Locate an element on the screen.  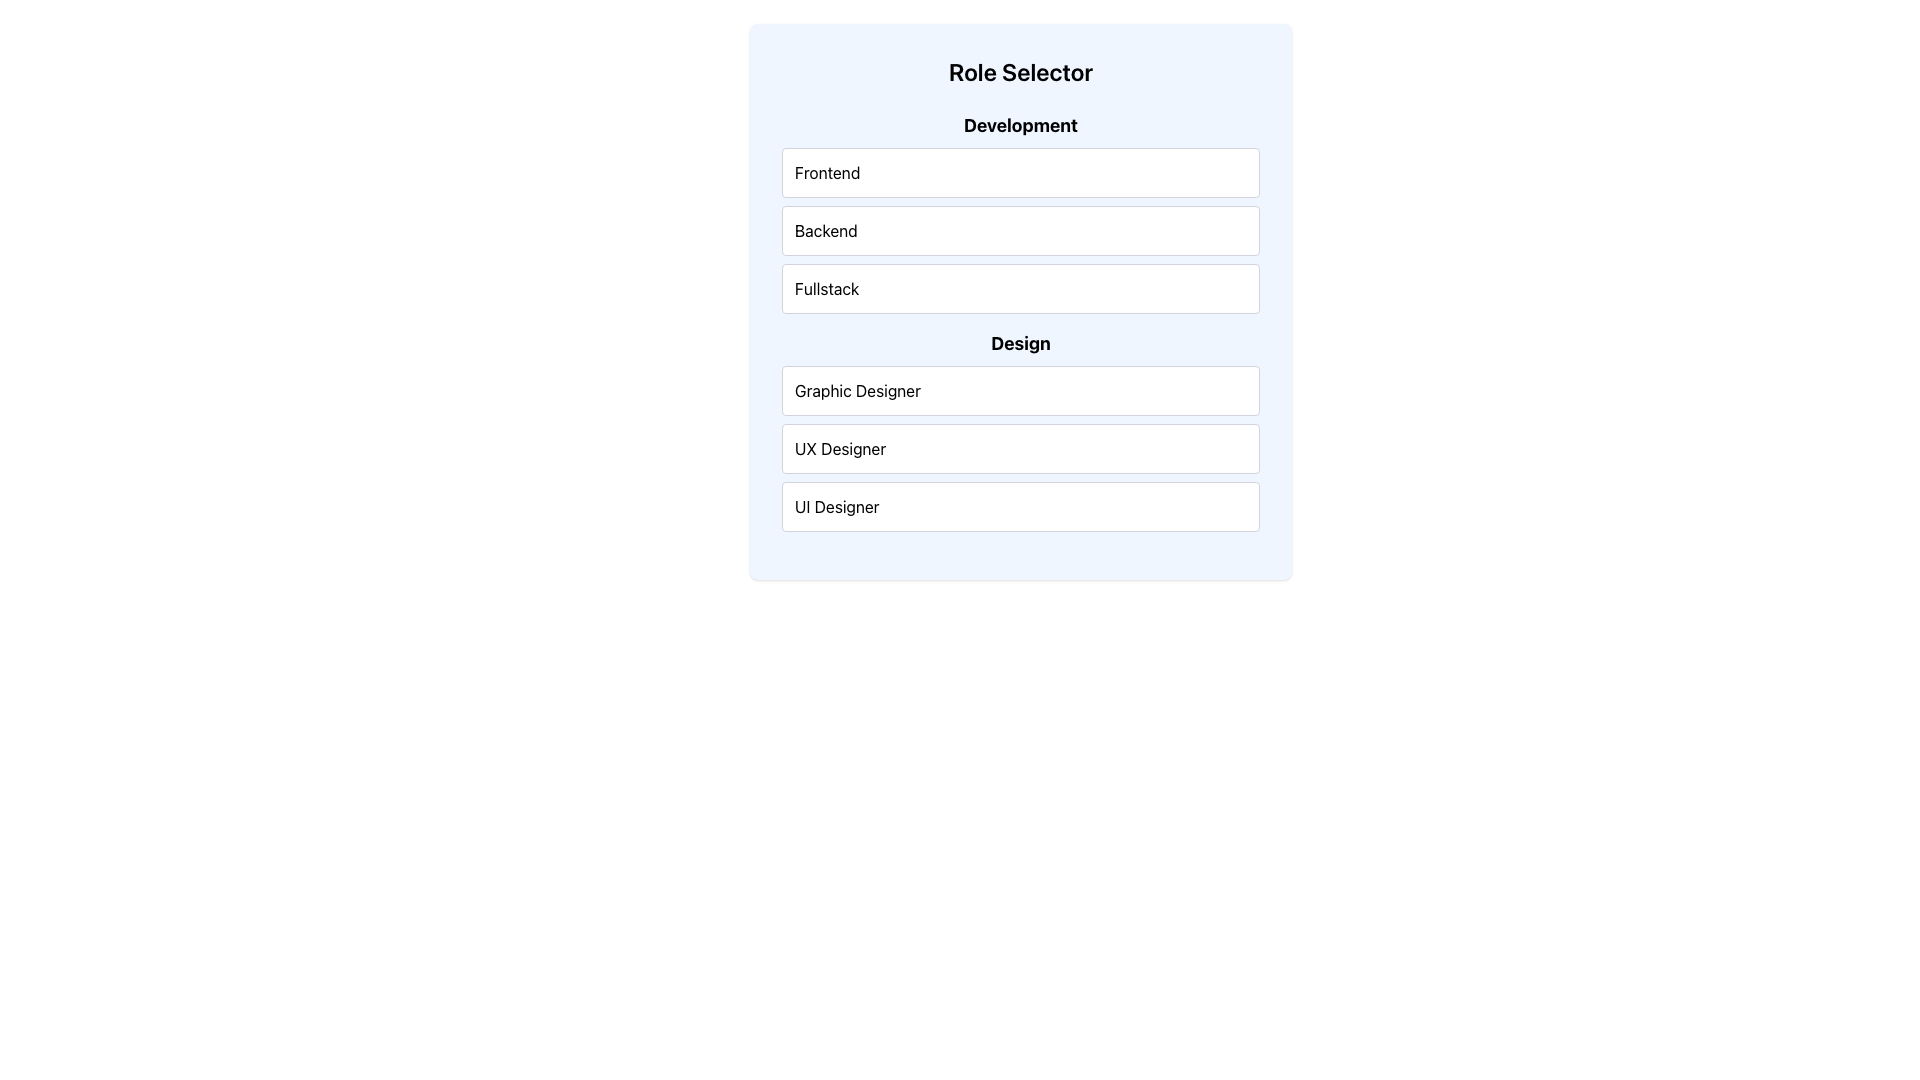
the second item labeled 'UX Designer' in the 'Design' section of the list is located at coordinates (1021, 447).